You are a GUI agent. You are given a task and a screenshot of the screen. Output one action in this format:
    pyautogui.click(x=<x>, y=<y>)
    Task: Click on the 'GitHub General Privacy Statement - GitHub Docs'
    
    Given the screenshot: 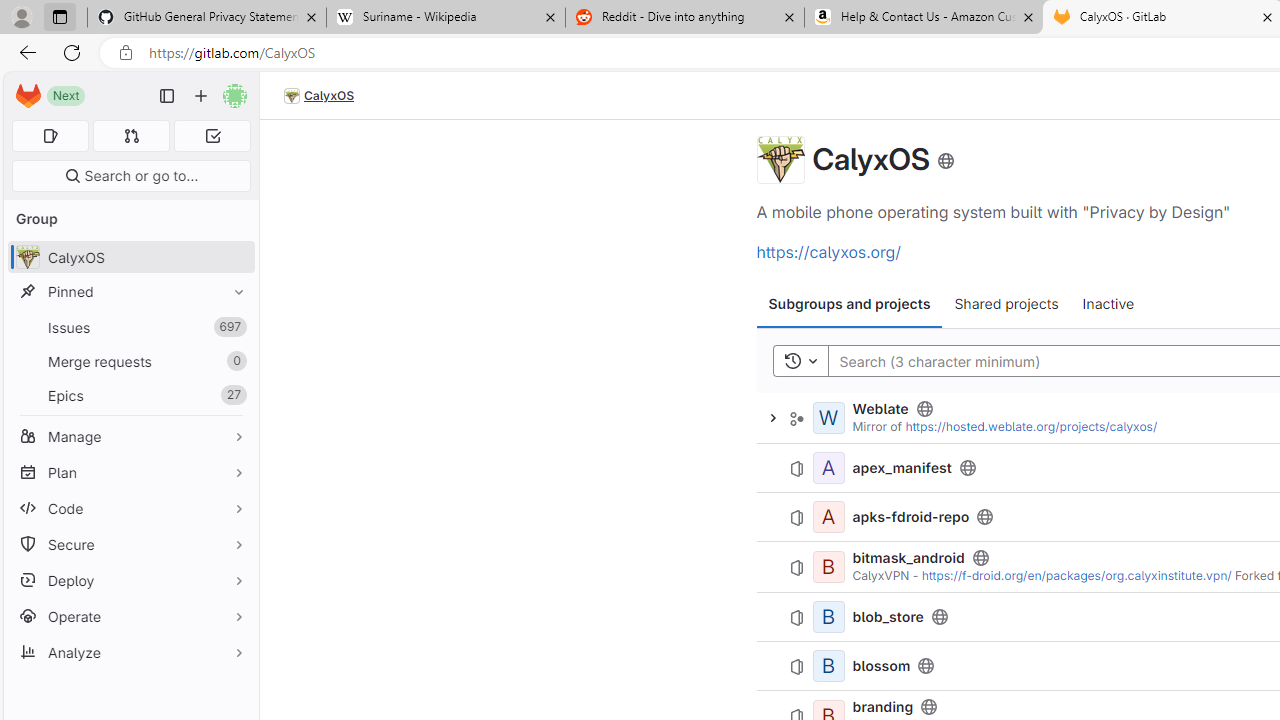 What is the action you would take?
    pyautogui.click(x=207, y=17)
    